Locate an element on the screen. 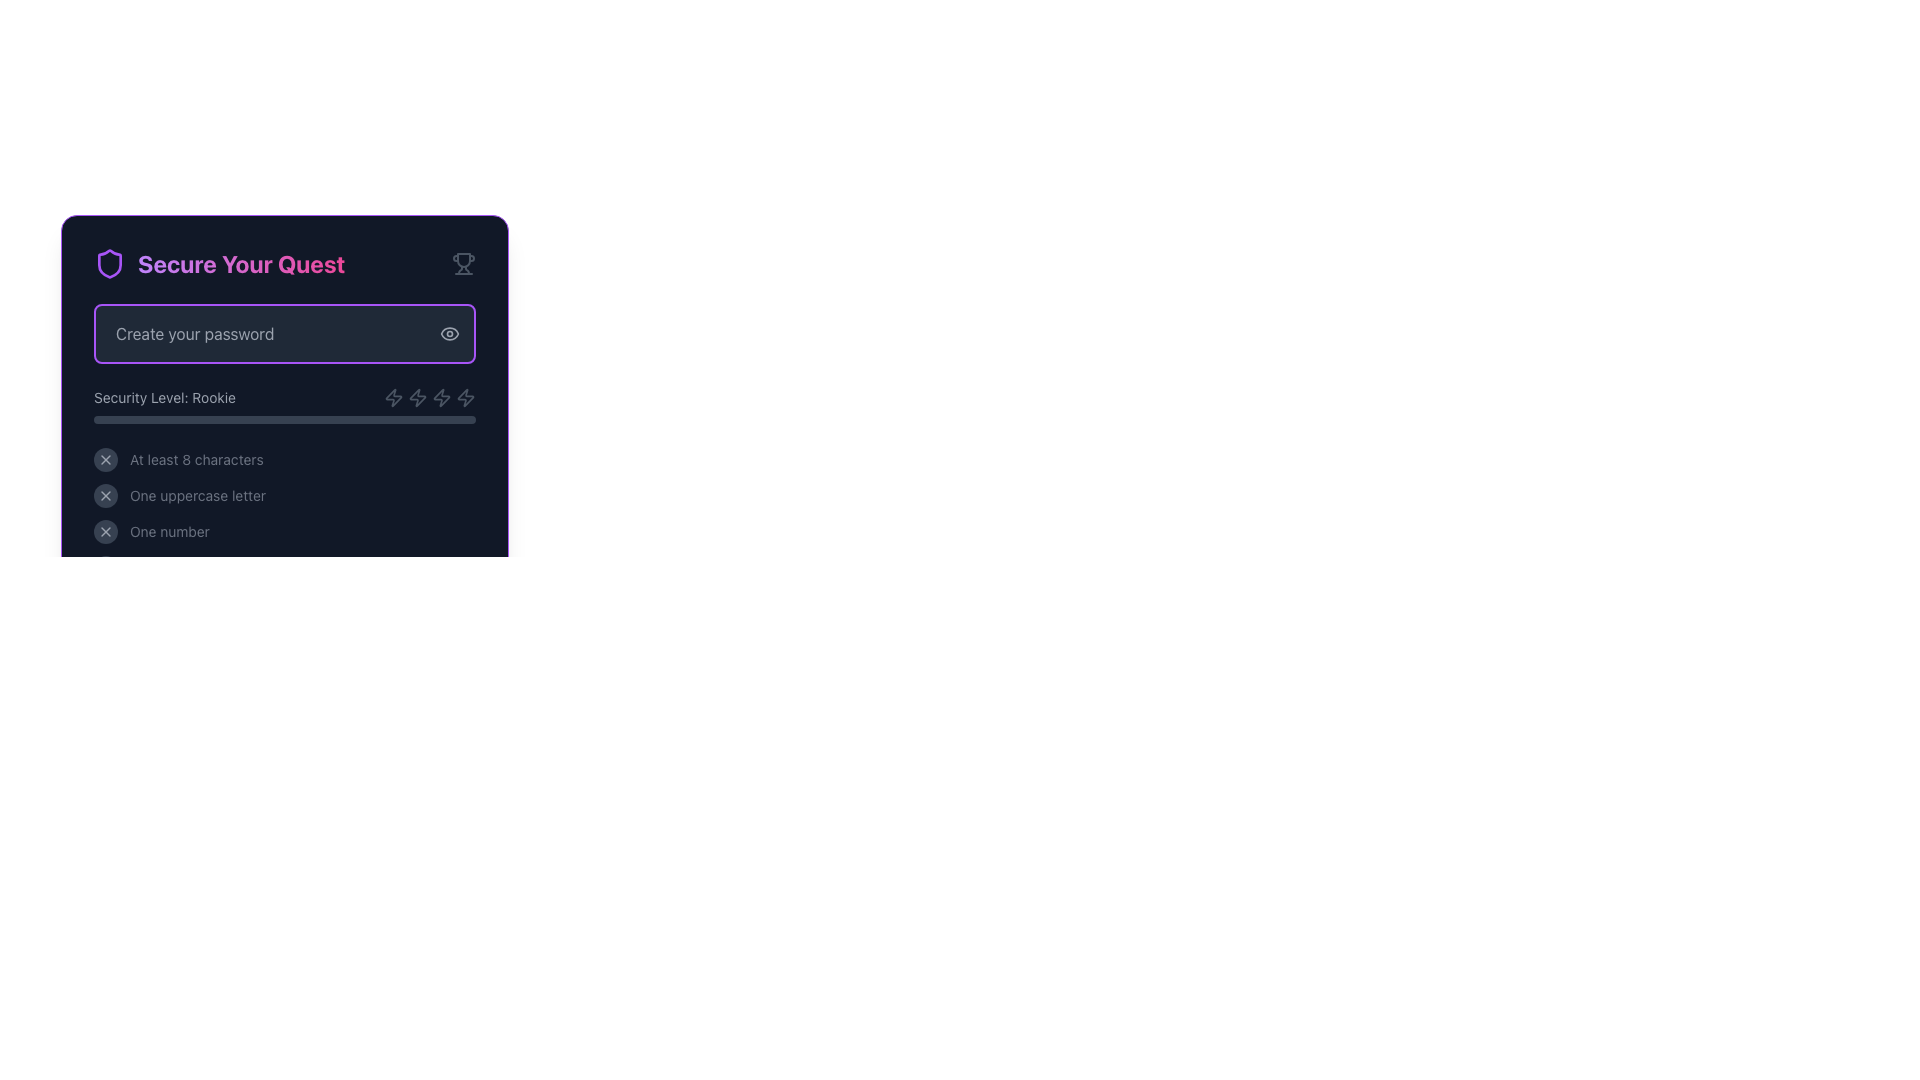 The height and width of the screenshot is (1080, 1920). the status indicator that shows the requirement for at least one uppercase letter in the password, located below the 'At least 8 characters' criterion and above the 'One number' criterion is located at coordinates (283, 495).